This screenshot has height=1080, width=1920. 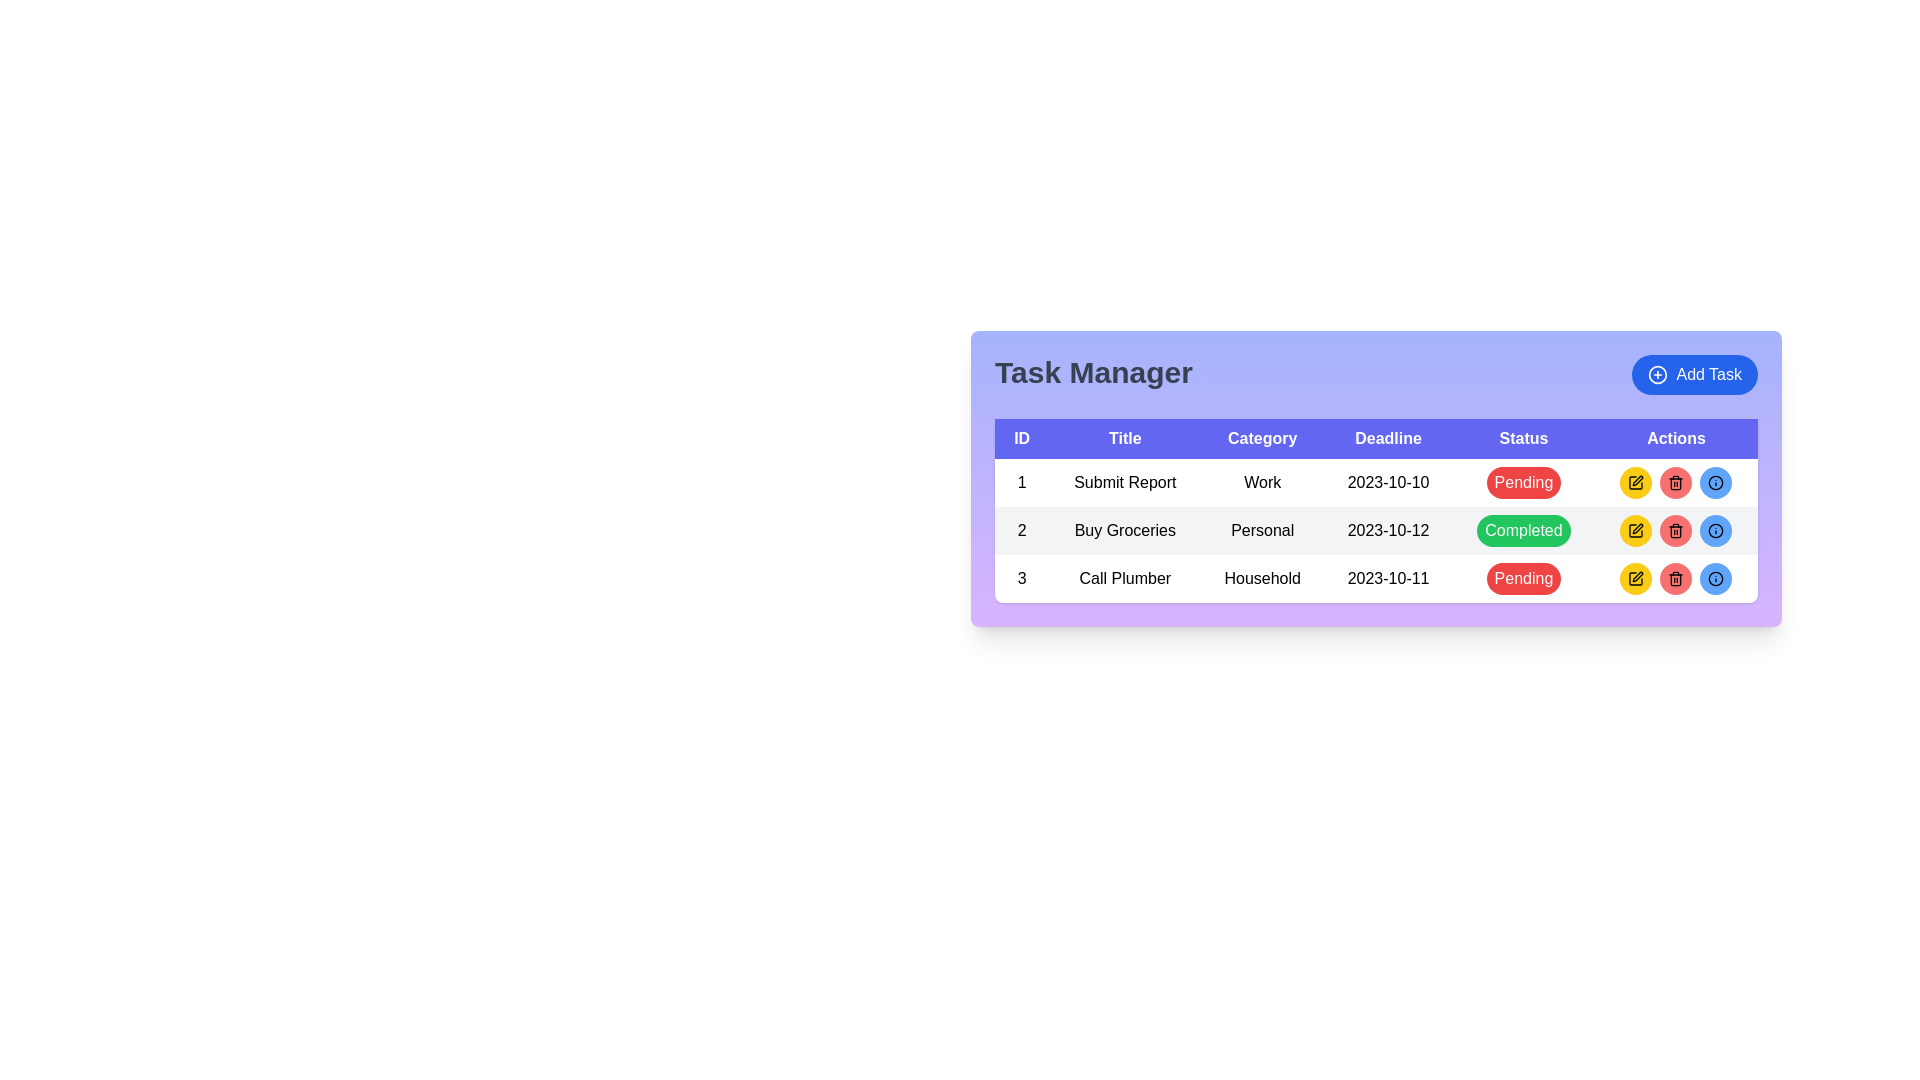 I want to click on the status button in the first row of the 'Status' column in the 'Task Manager' table corresponding to the 'Submit Report' task to interact with it, so click(x=1522, y=482).